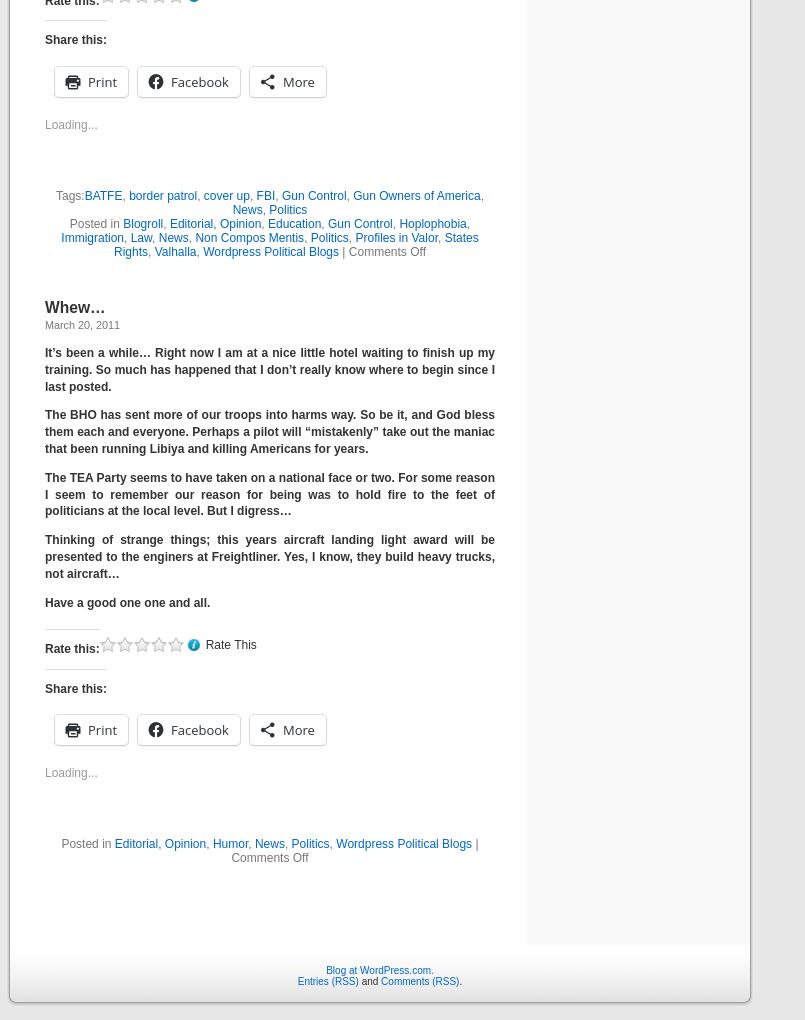 Image resolution: width=805 pixels, height=1020 pixels. What do you see at coordinates (224, 194) in the screenshot?
I see `'cover up'` at bounding box center [224, 194].